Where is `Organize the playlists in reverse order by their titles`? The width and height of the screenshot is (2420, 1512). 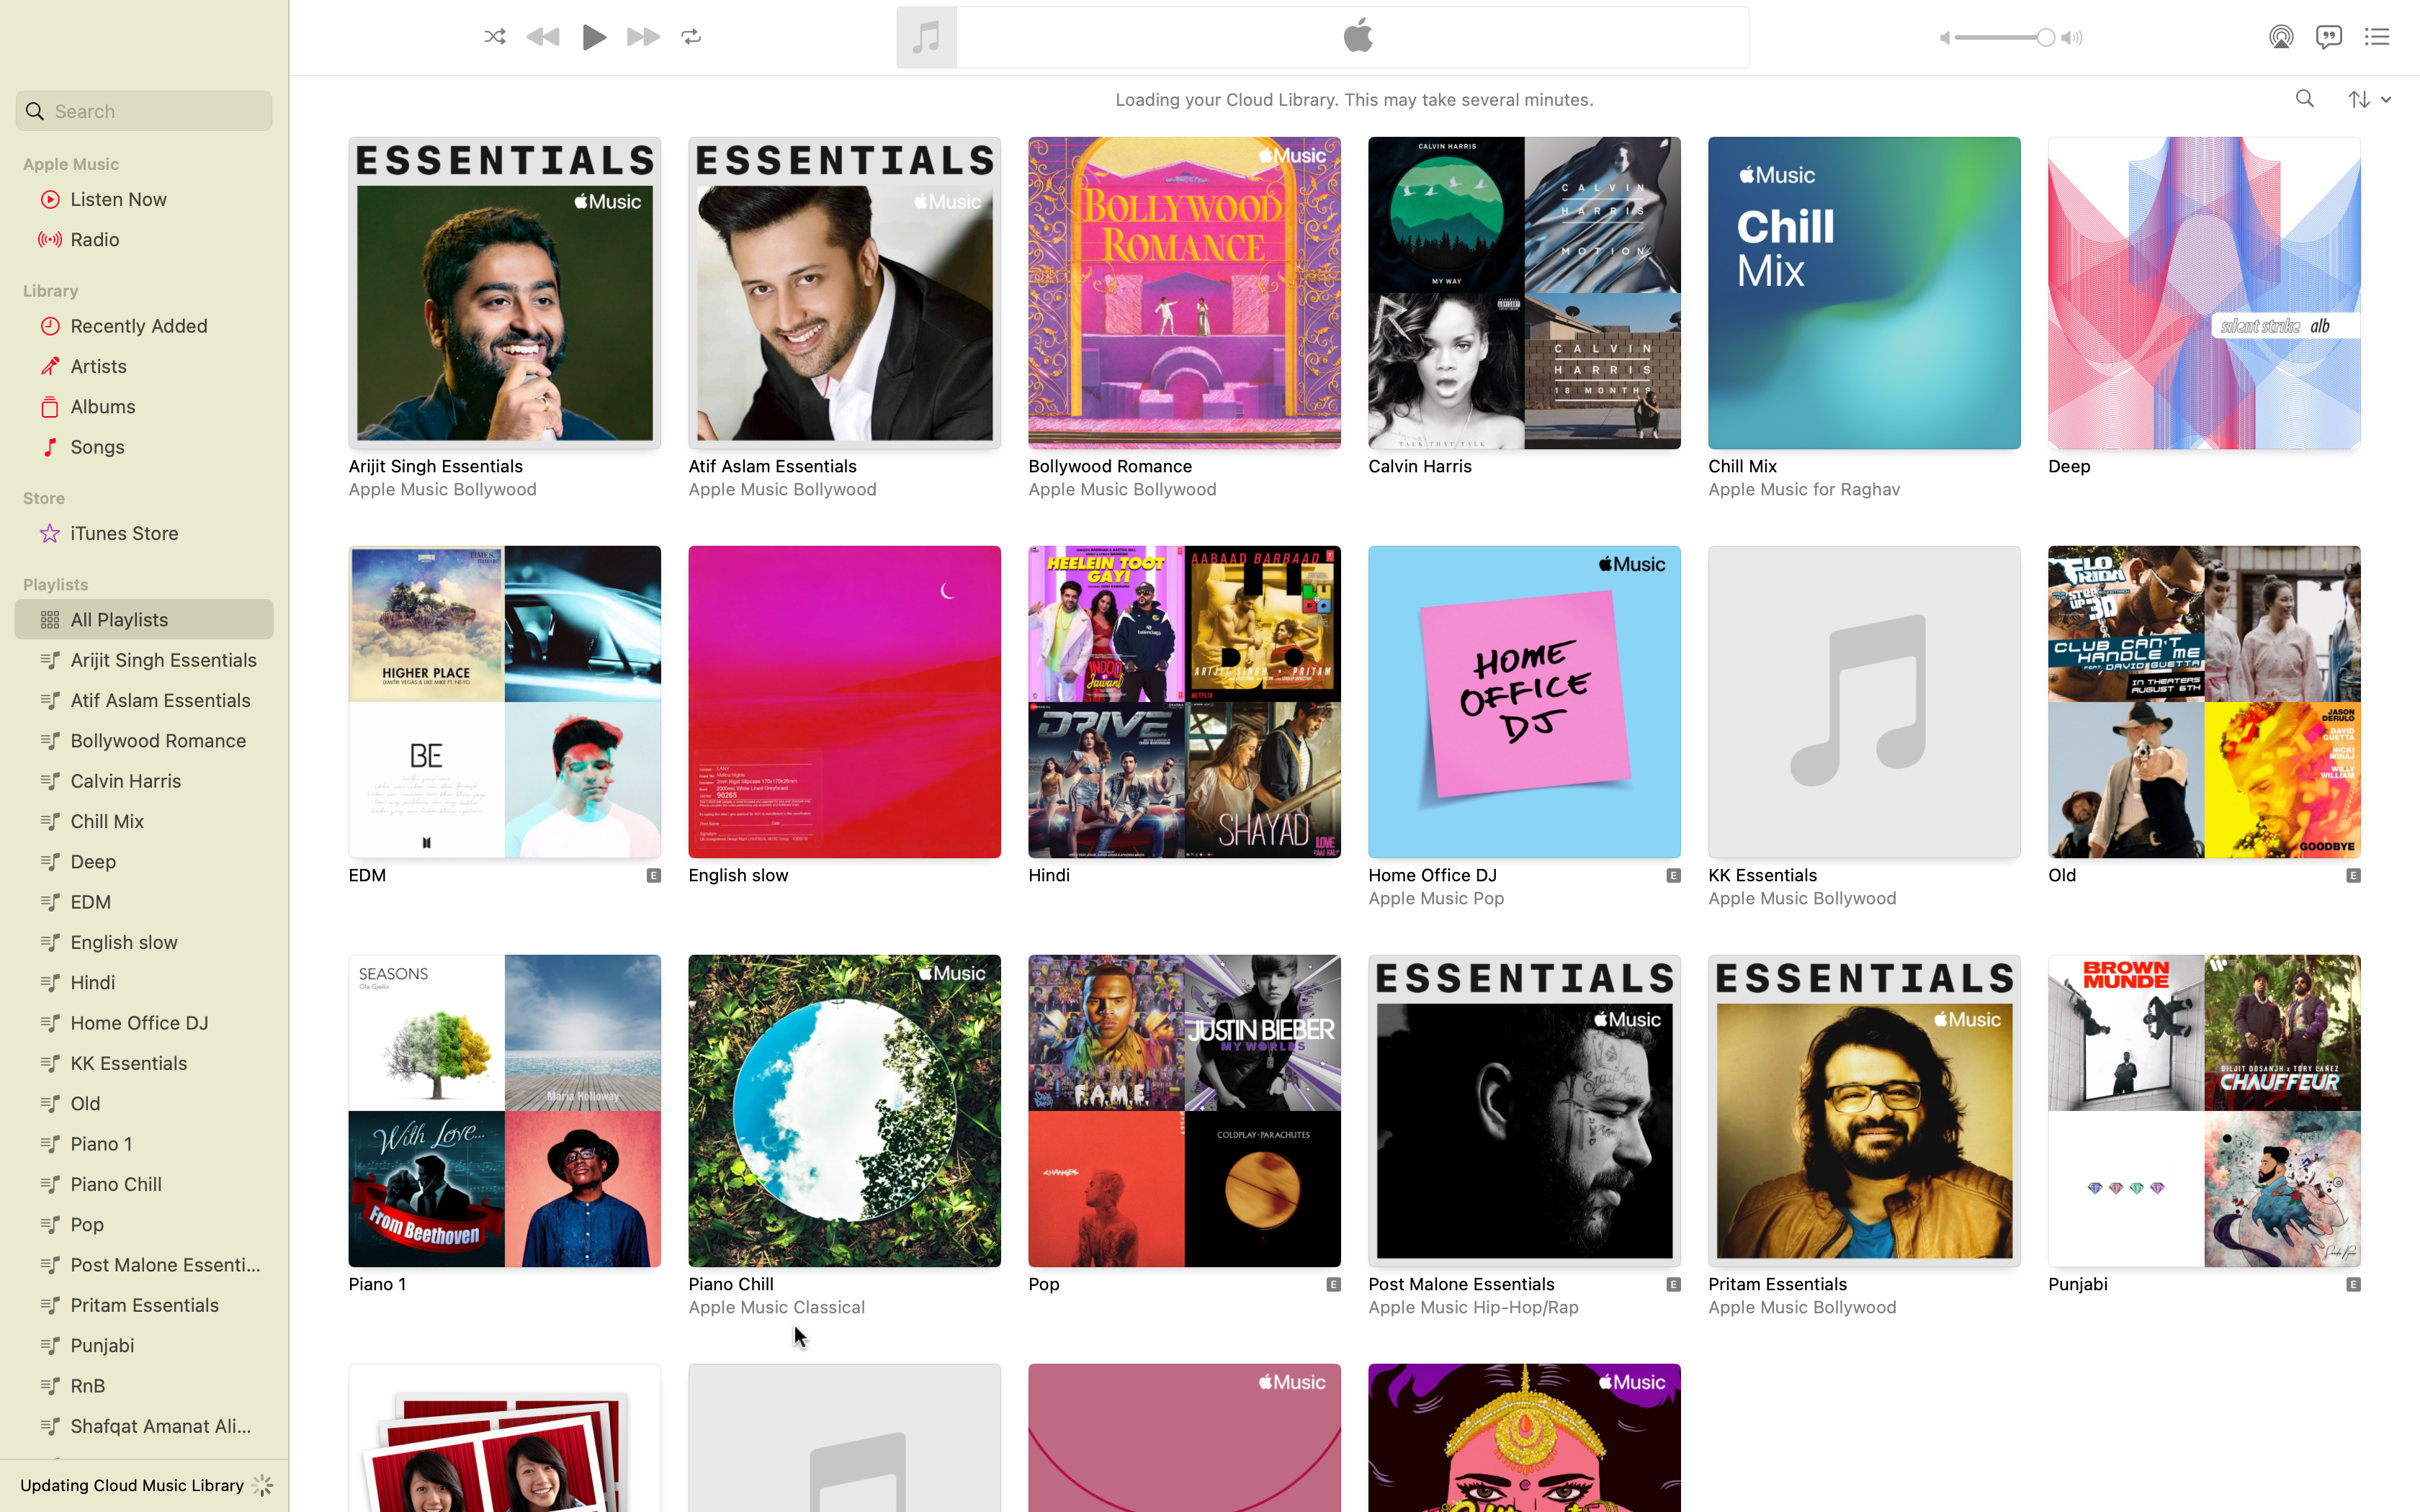
Organize the playlists in reverse order by their titles is located at coordinates (2368, 97).